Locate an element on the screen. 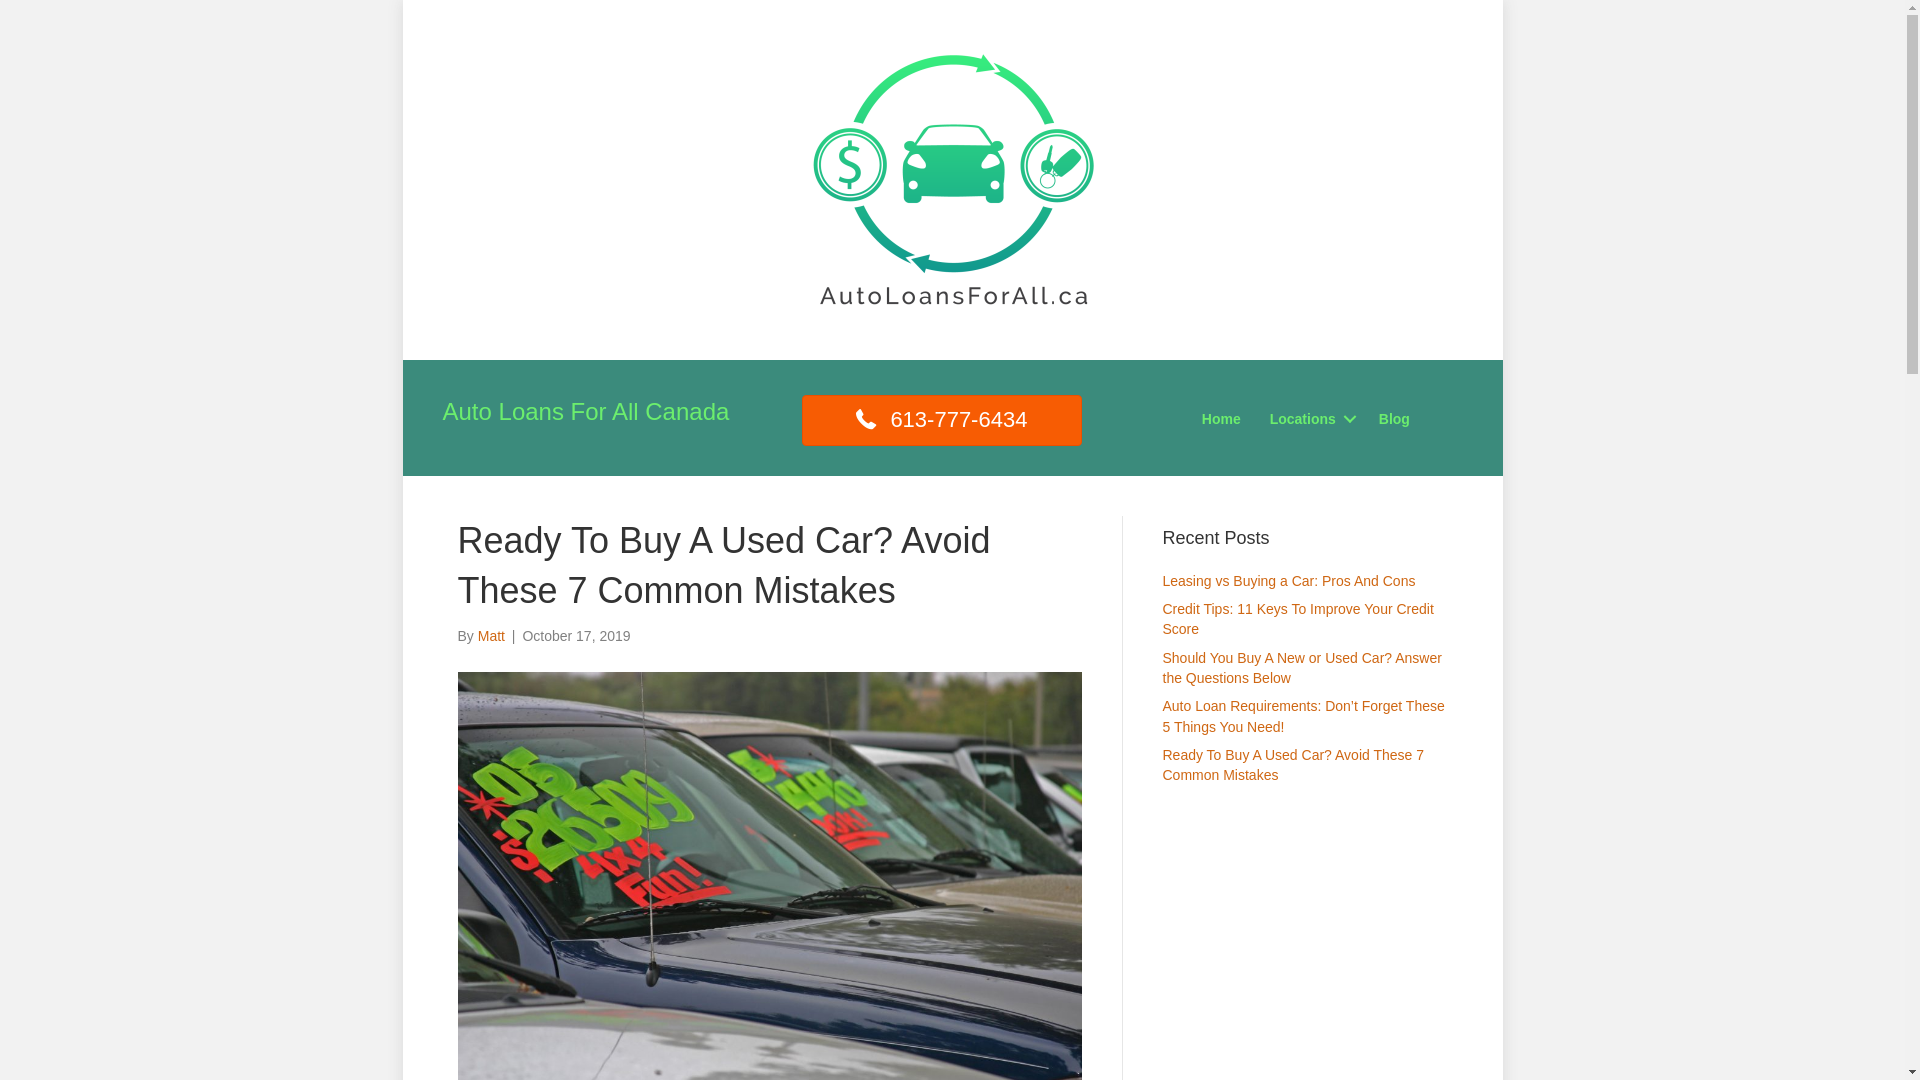 The height and width of the screenshot is (1080, 1920). 'Home' is located at coordinates (1220, 418).